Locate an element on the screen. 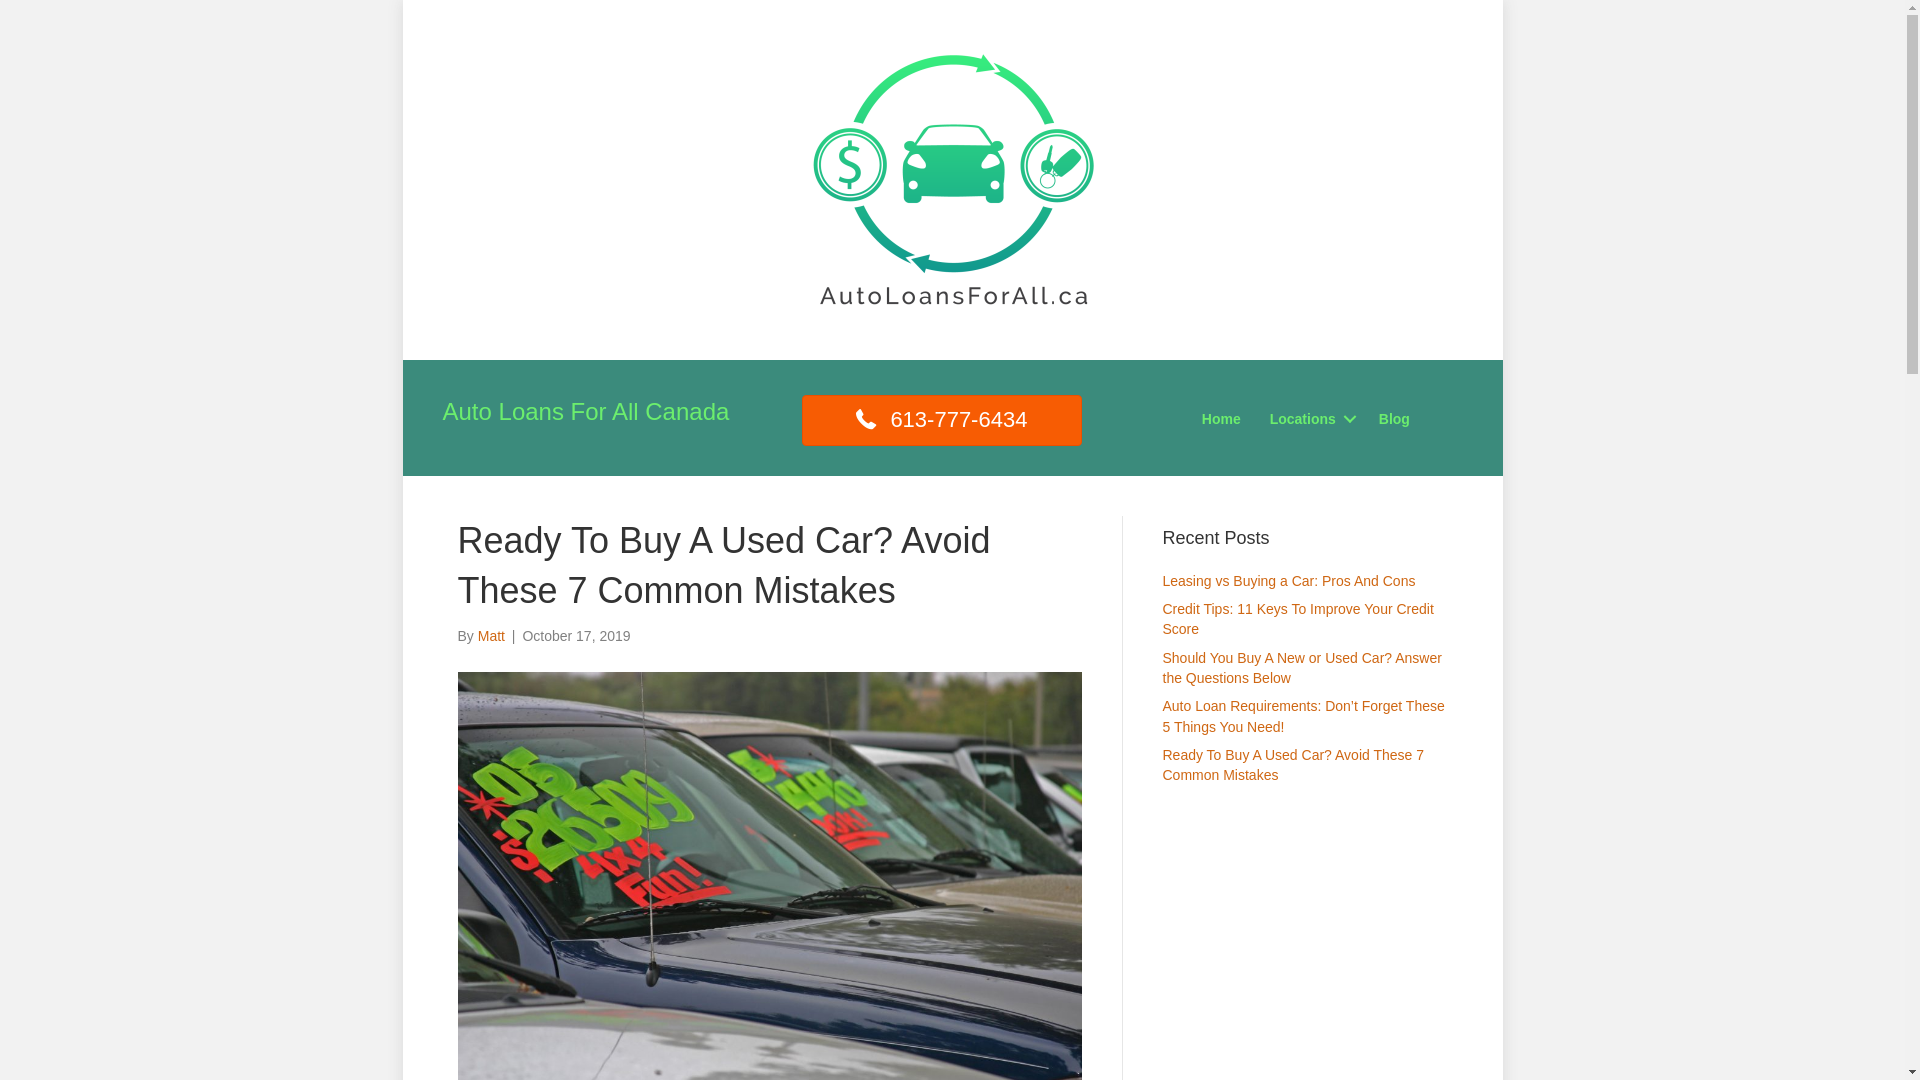 The height and width of the screenshot is (1080, 1920). 'Home' is located at coordinates (1220, 418).